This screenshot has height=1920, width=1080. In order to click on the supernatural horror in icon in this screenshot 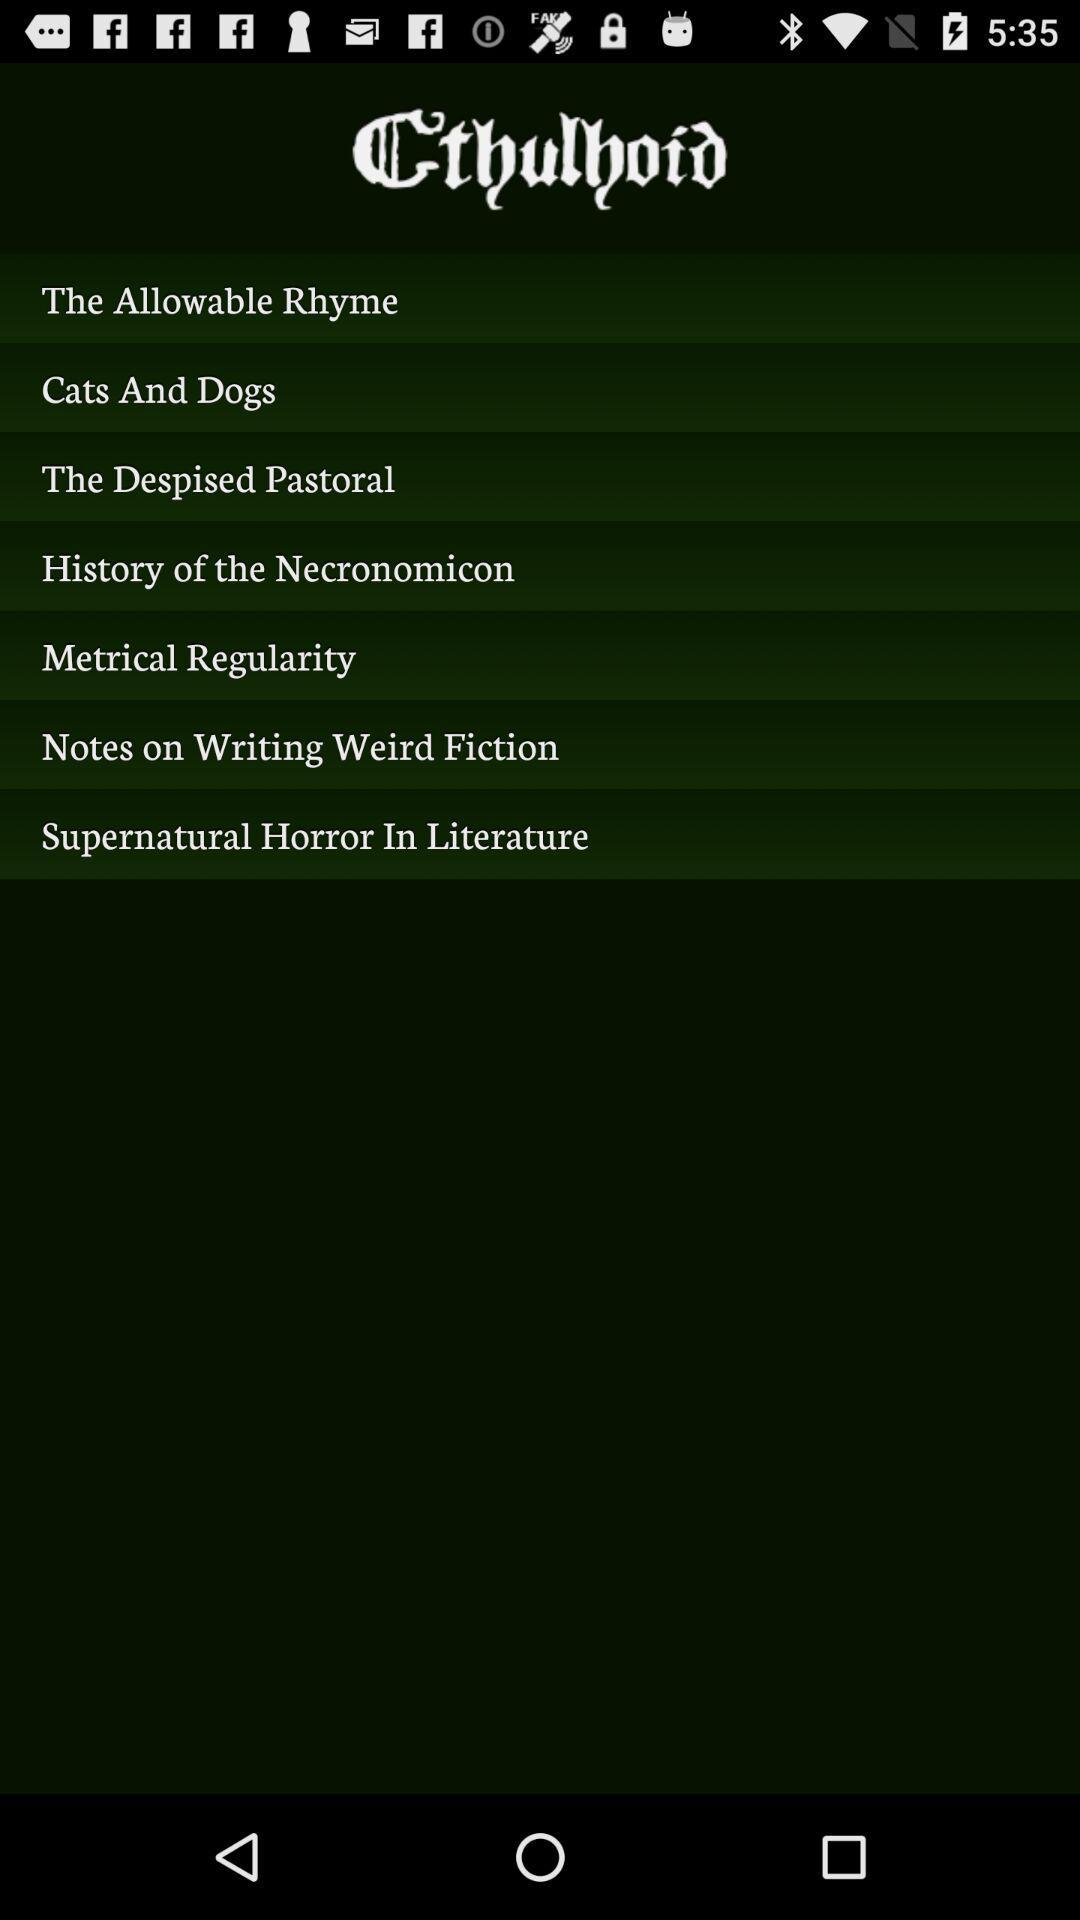, I will do `click(540, 834)`.